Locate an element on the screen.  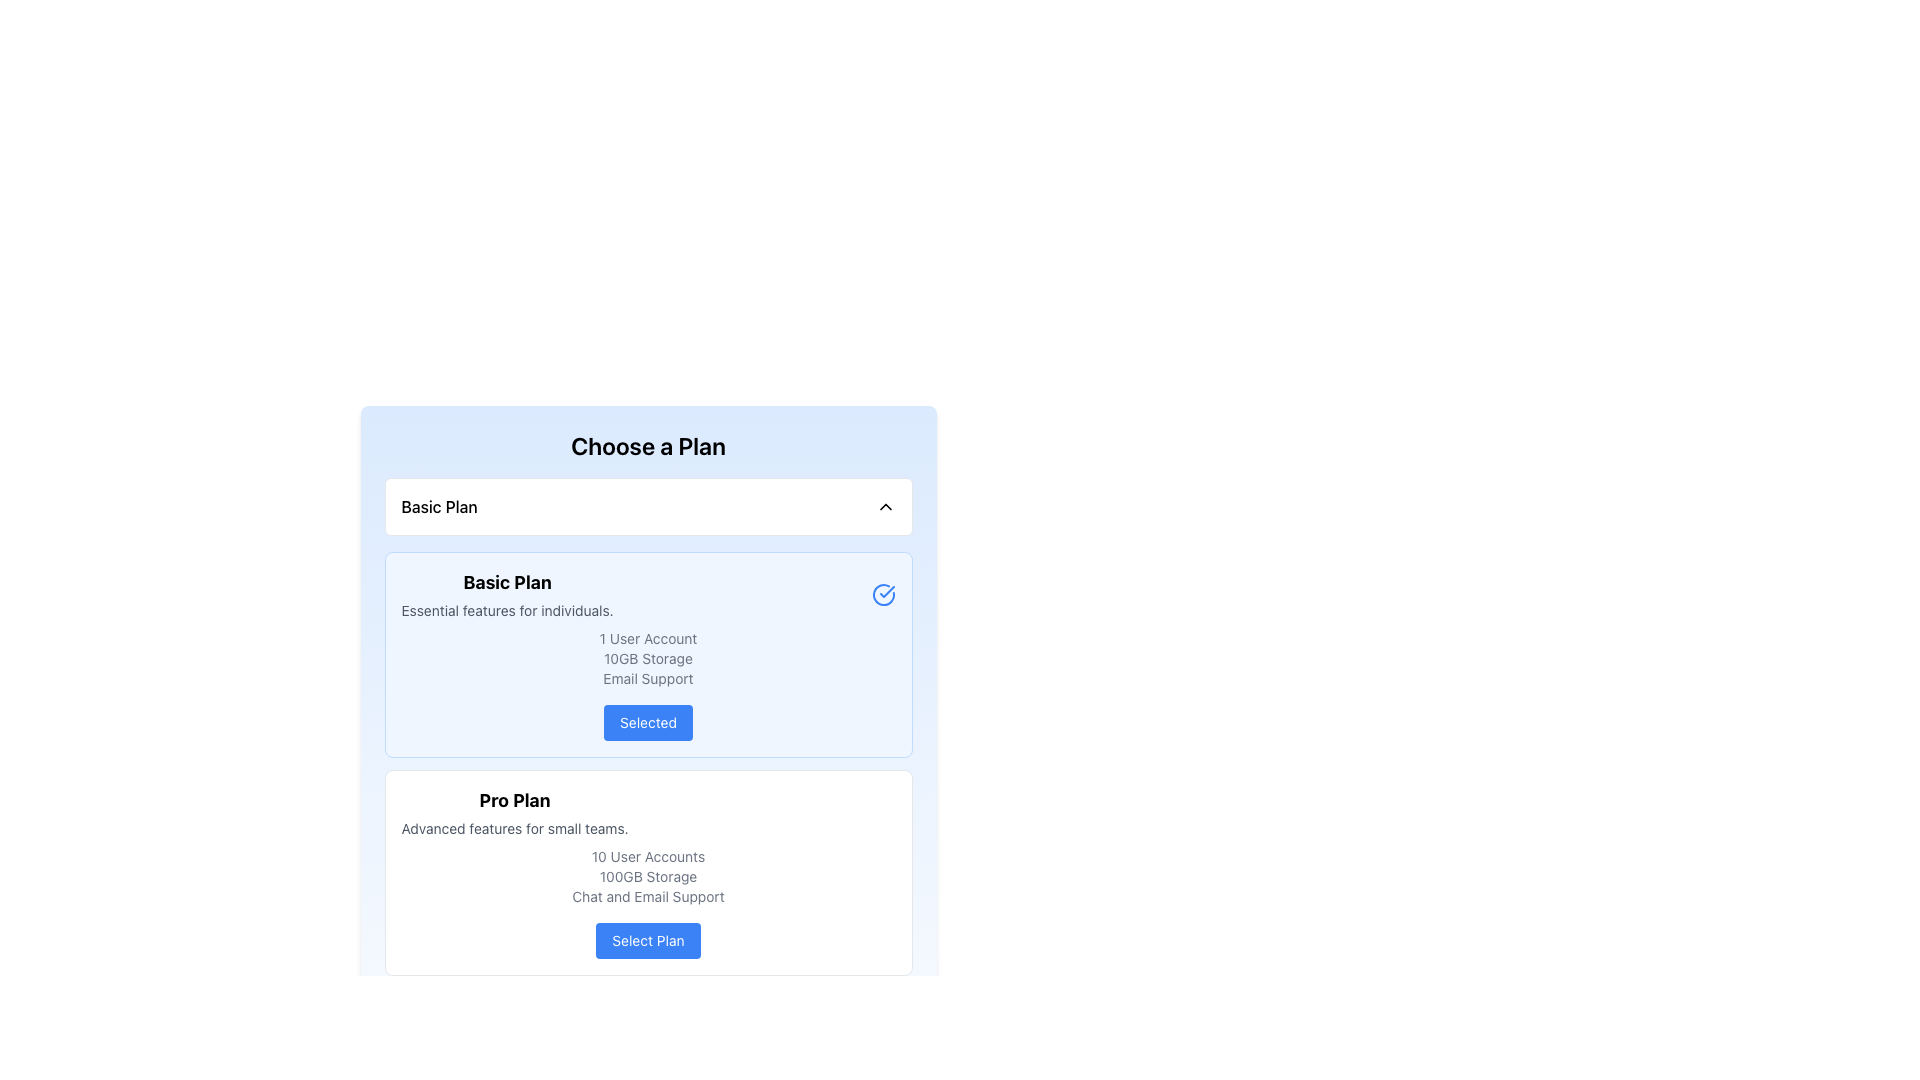
the 'Select Plan' button, which is a rectangular button with rounded corners, styled in blue with white text, located at the bottom of the 'Pro Plan' card is located at coordinates (648, 941).